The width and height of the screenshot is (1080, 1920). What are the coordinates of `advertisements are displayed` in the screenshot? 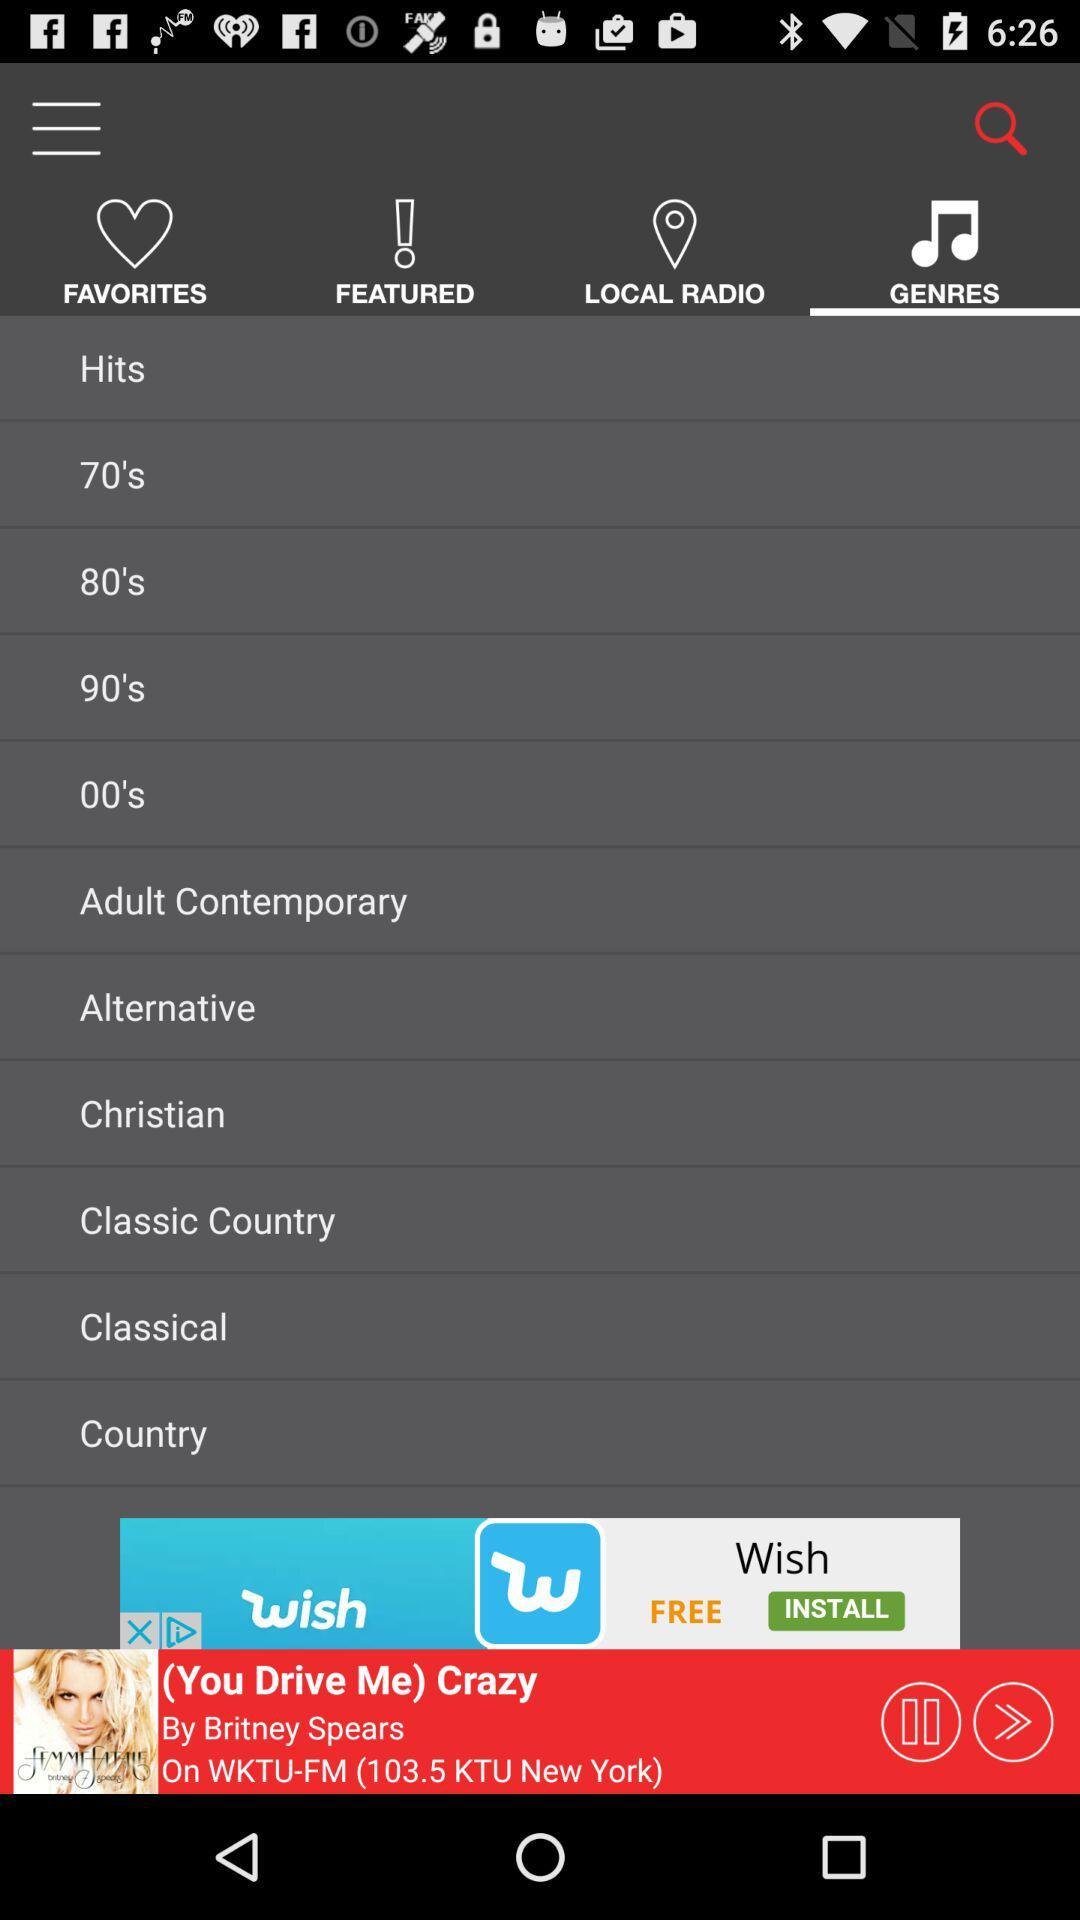 It's located at (540, 1582).